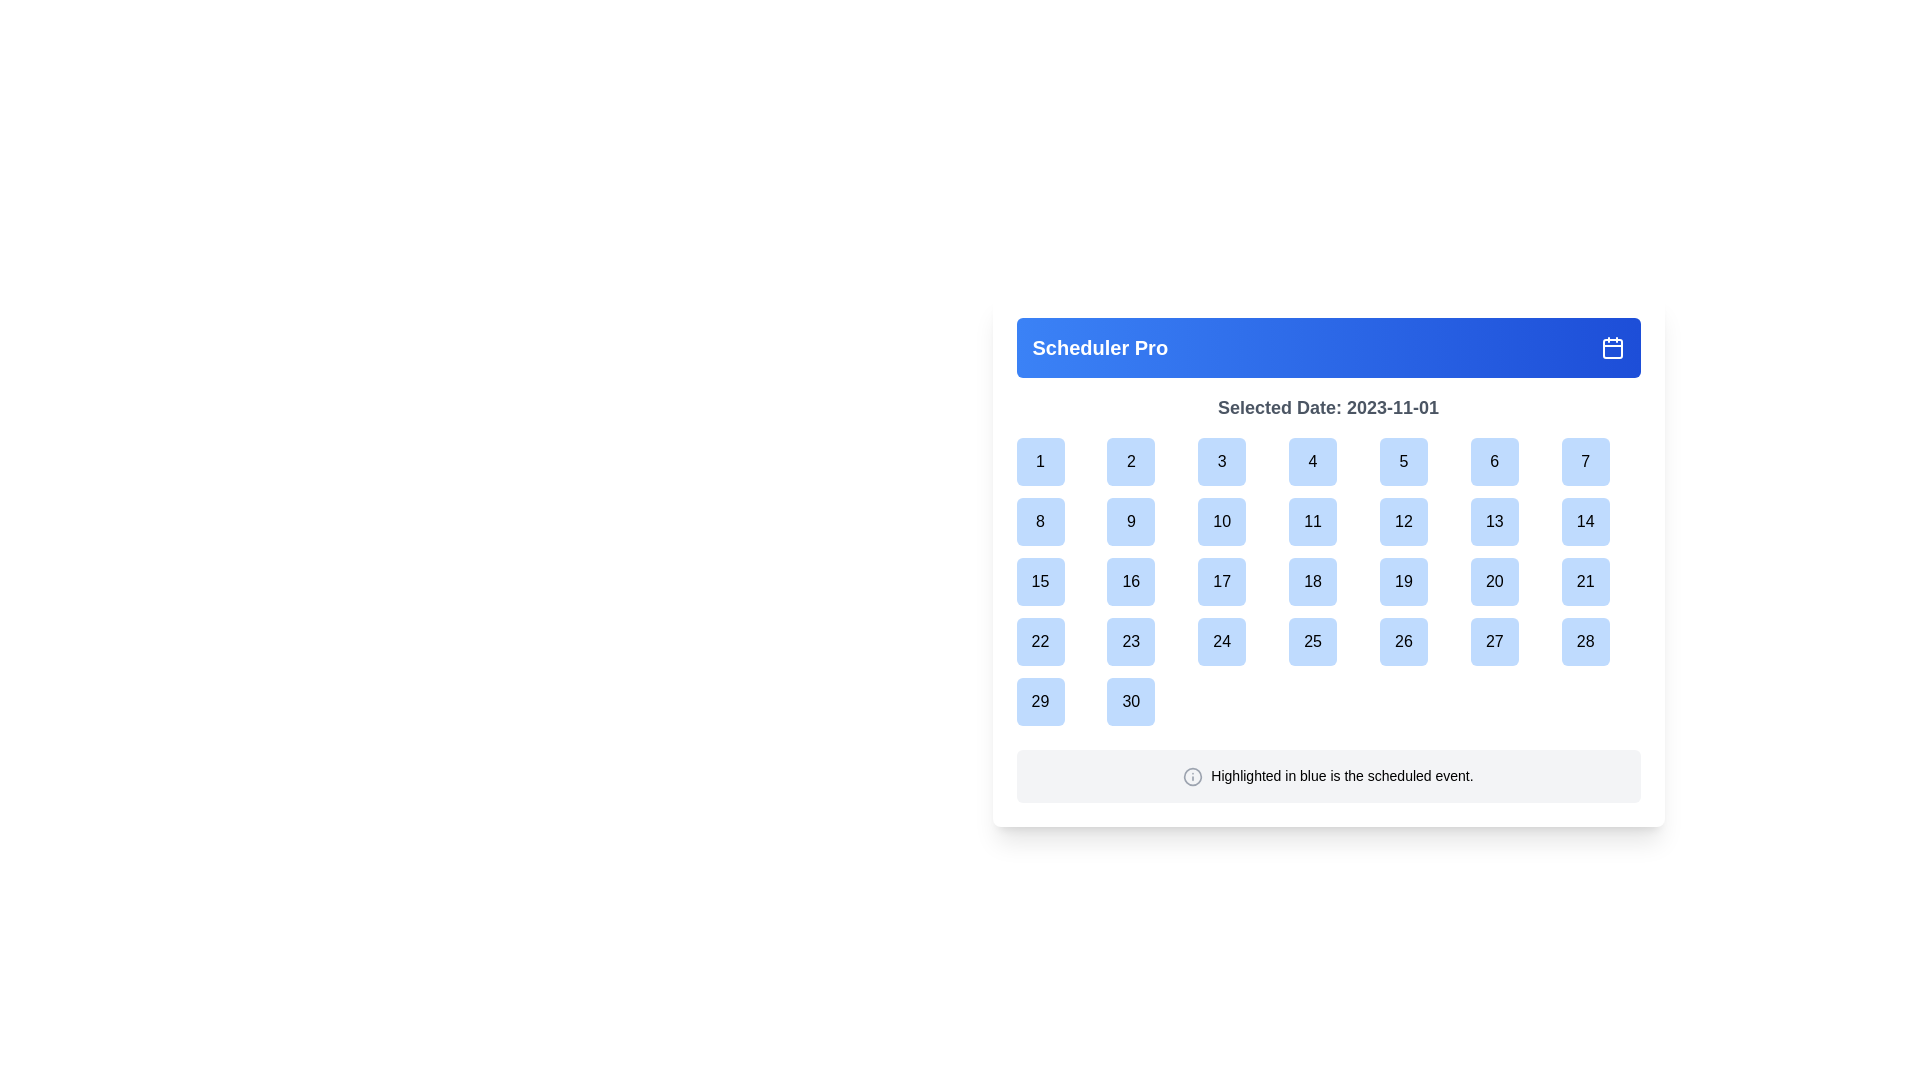 The width and height of the screenshot is (1920, 1080). I want to click on the selectable calendar date button representing the 28th day of the month located in the last column of the last row of the calendar grid, so click(1584, 641).